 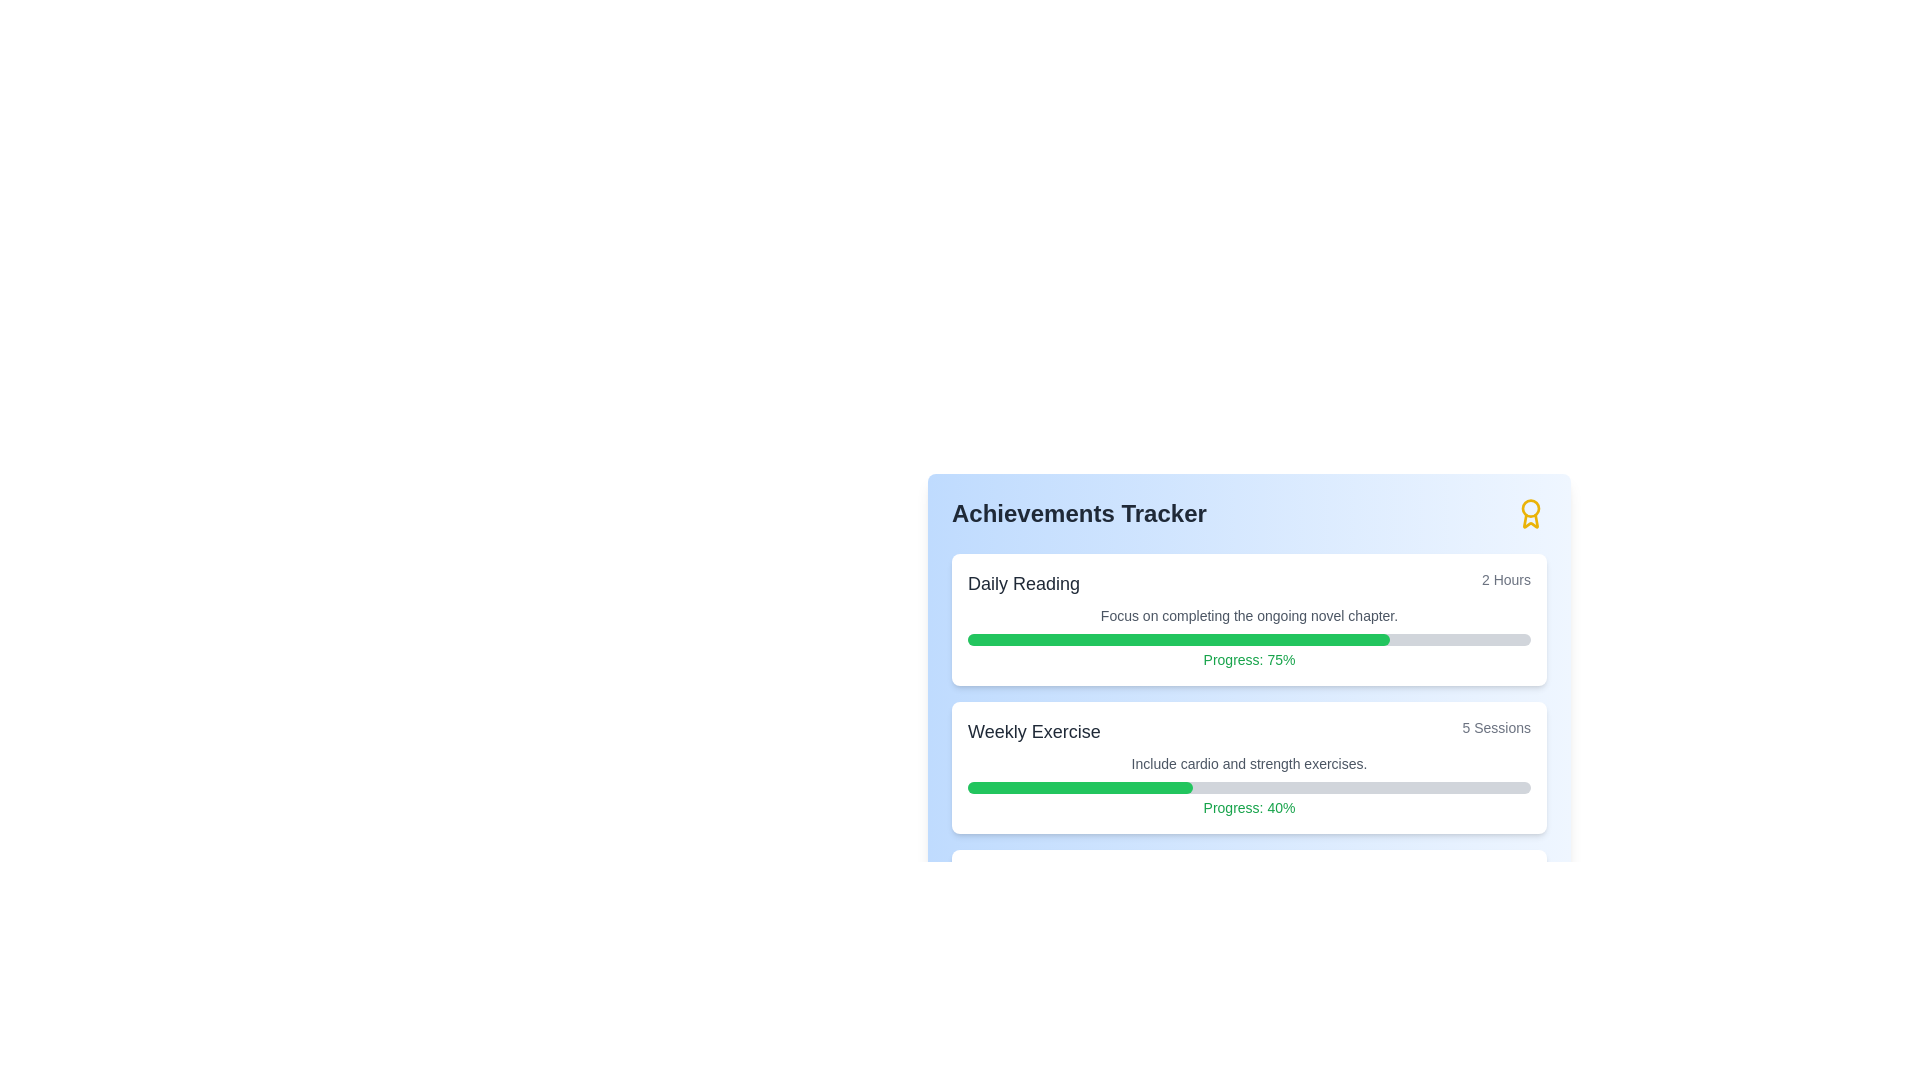 What do you see at coordinates (1530, 507) in the screenshot?
I see `the gold hollow circular icon at the center of the award icon located in the top-right corner of the Achievements Tracker interface` at bounding box center [1530, 507].